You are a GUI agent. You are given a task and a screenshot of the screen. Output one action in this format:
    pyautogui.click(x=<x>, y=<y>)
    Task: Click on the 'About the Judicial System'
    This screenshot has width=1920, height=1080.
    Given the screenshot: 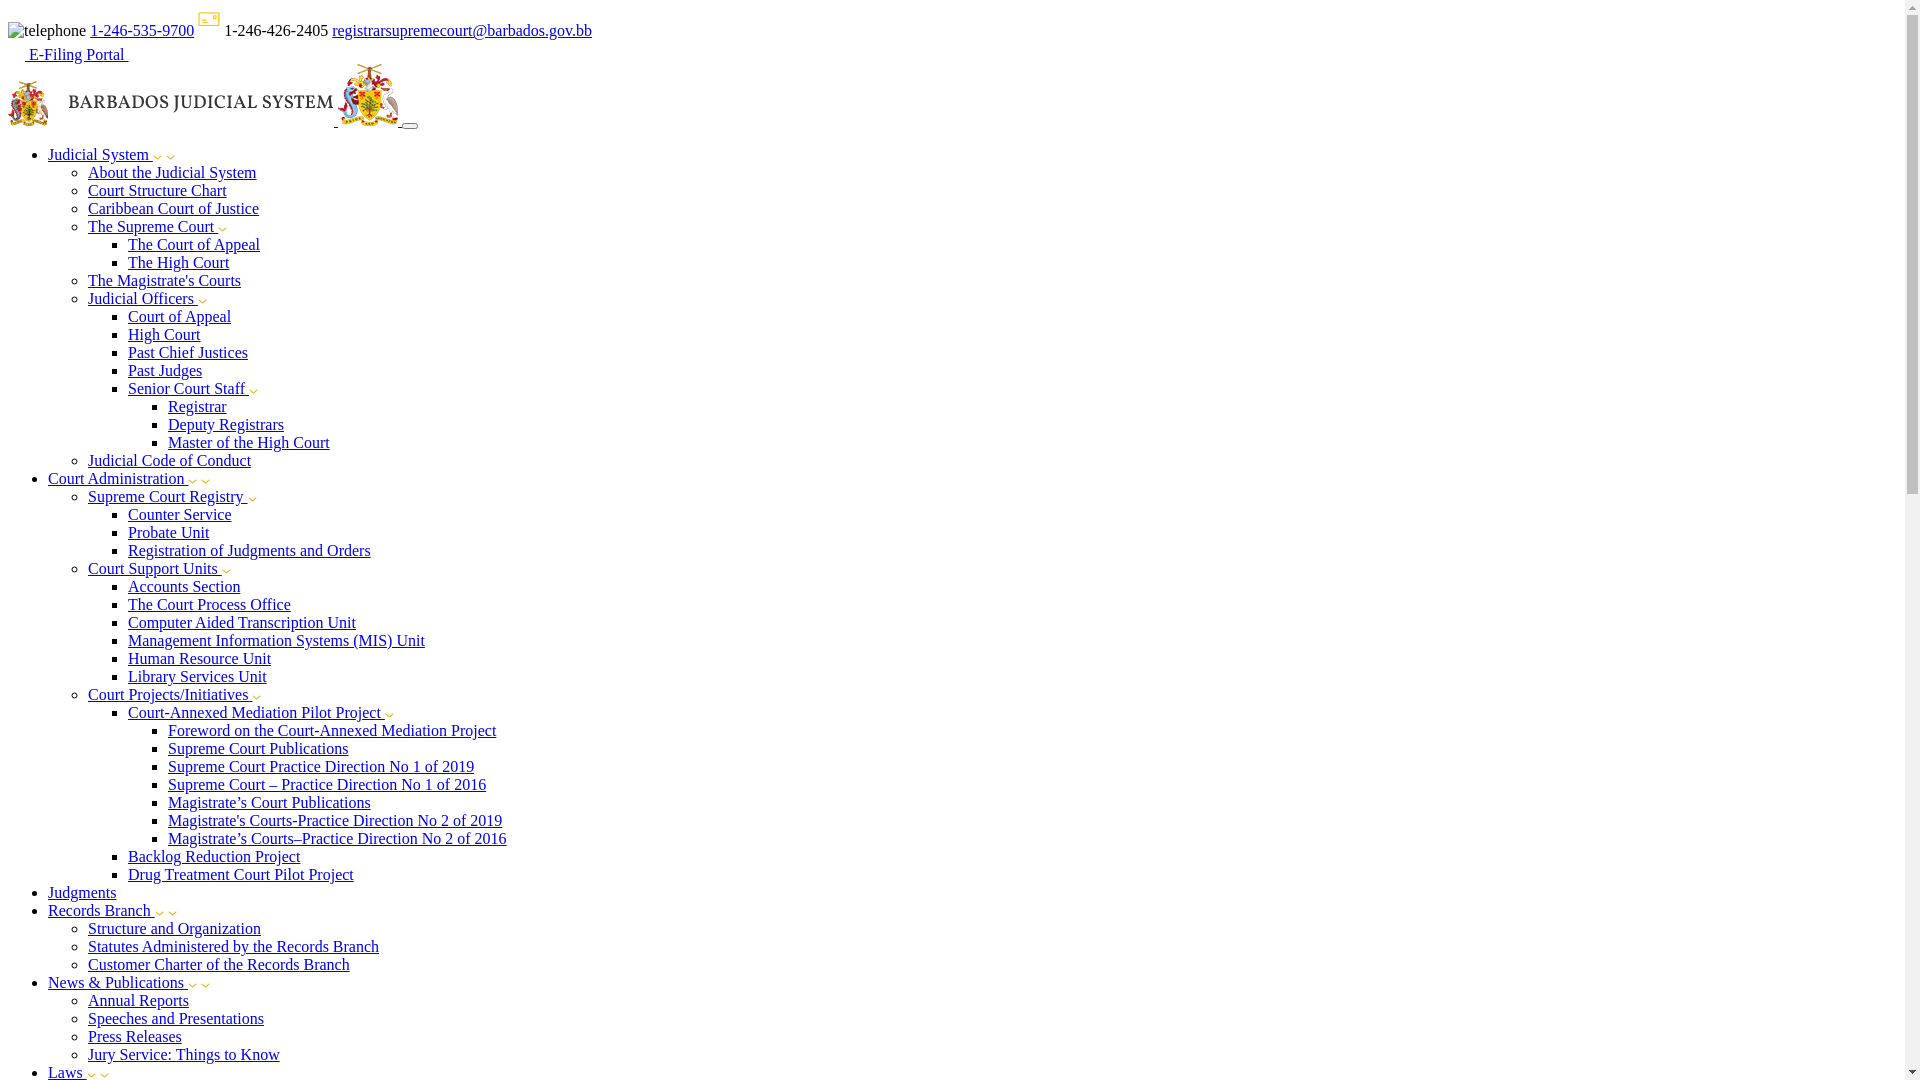 What is the action you would take?
    pyautogui.click(x=172, y=171)
    